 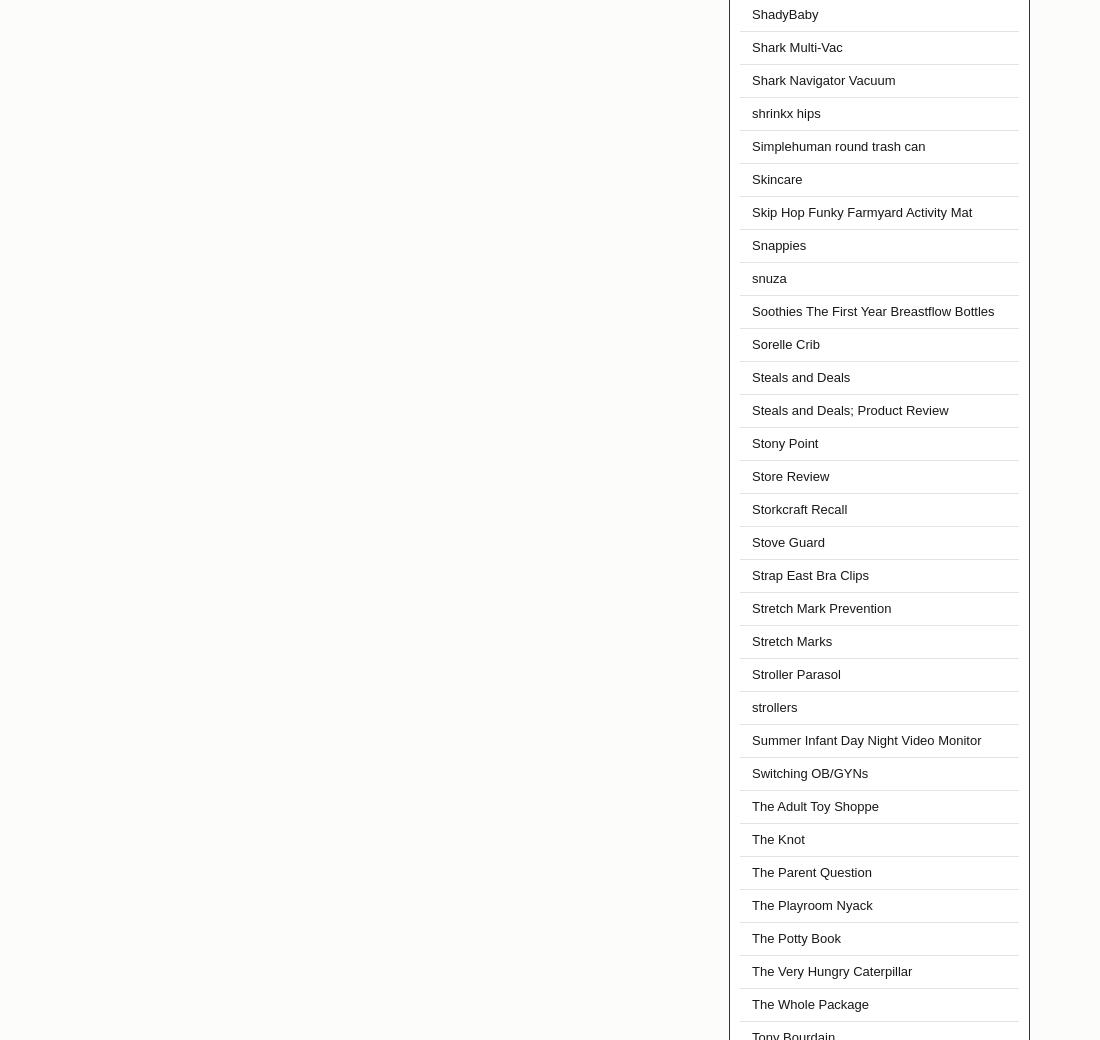 I want to click on 'ShadyBaby', so click(x=750, y=13).